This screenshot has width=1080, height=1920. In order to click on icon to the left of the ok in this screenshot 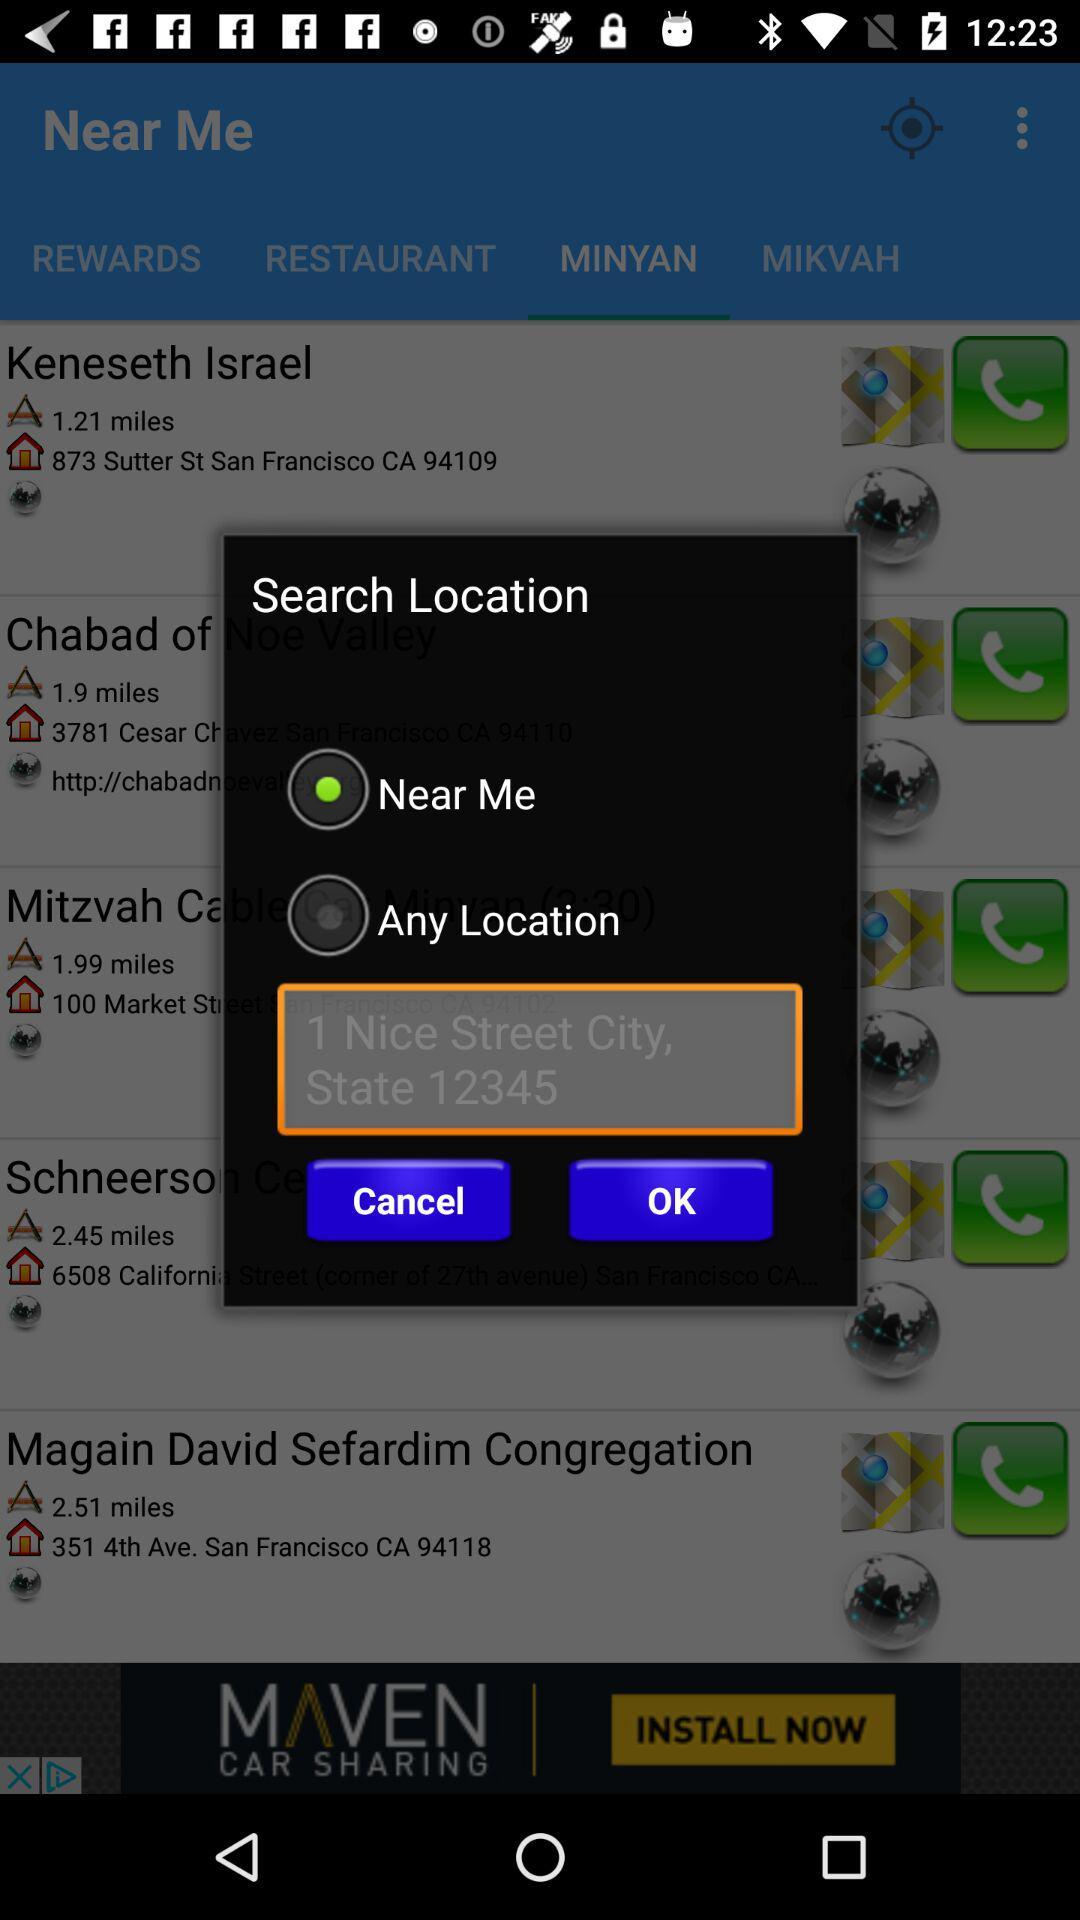, I will do `click(407, 1200)`.